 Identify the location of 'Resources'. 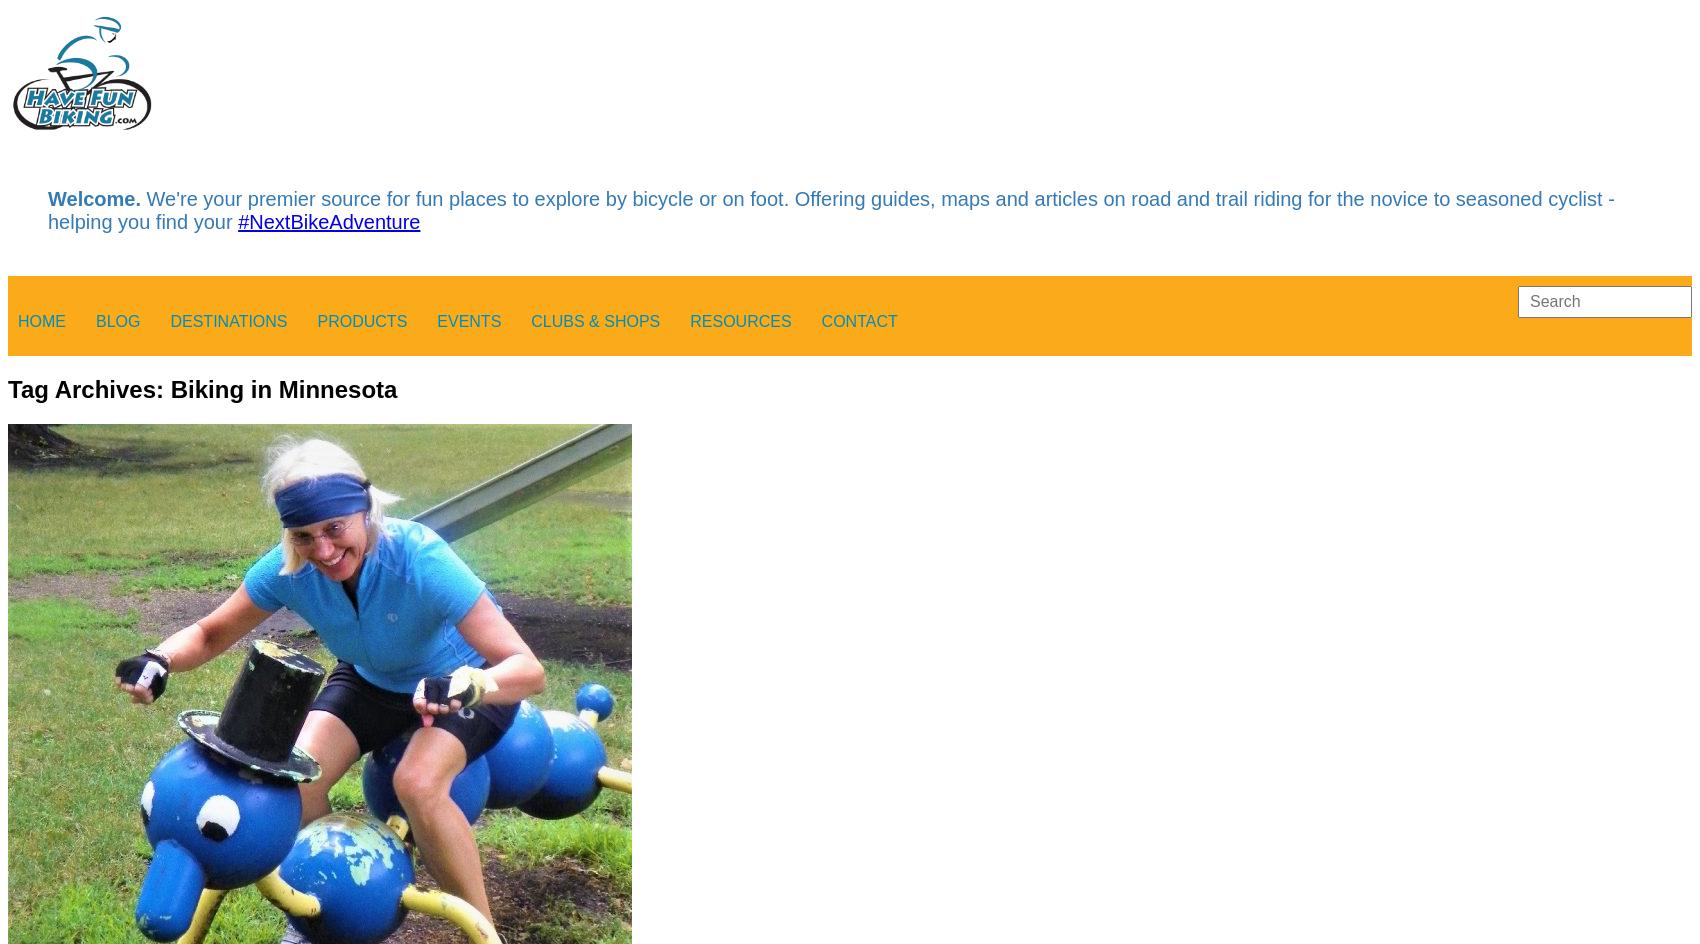
(740, 320).